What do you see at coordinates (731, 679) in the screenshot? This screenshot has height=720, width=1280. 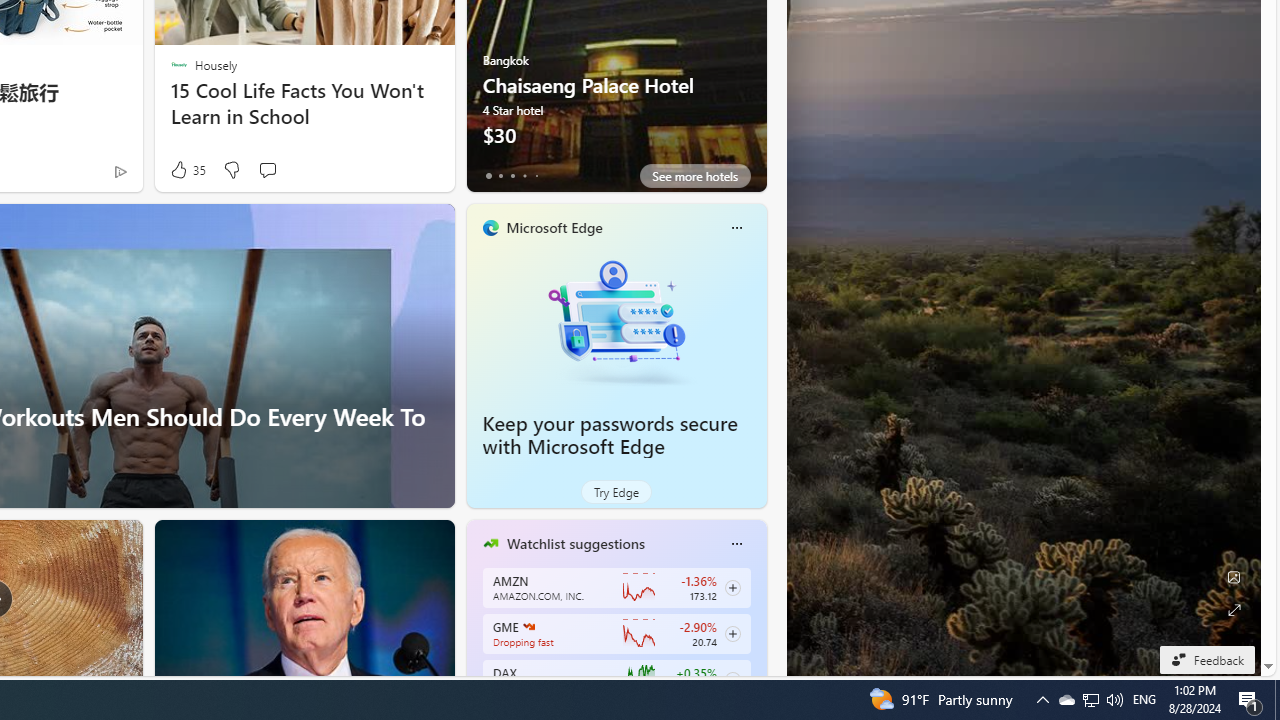 I see `'Class: follow-button  m'` at bounding box center [731, 679].